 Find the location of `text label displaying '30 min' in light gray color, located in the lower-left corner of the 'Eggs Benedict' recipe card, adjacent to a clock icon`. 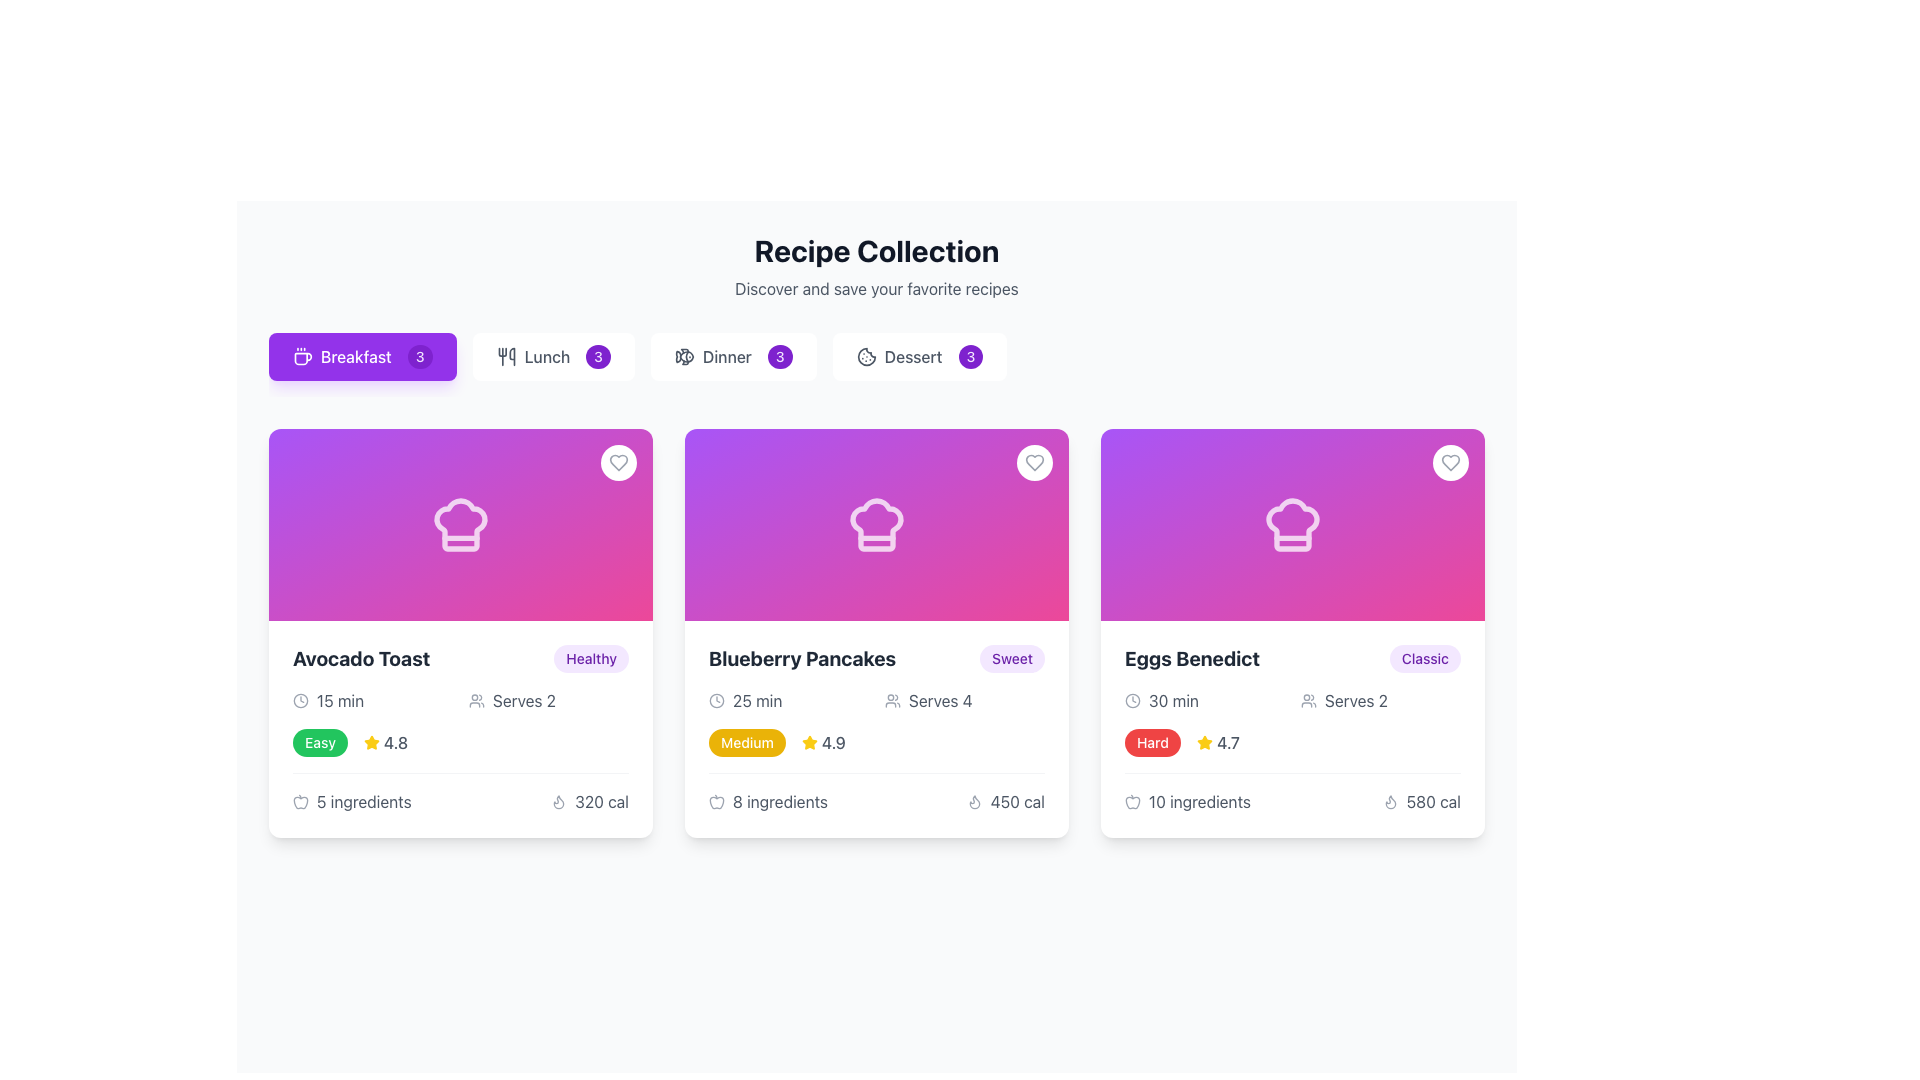

text label displaying '30 min' in light gray color, located in the lower-left corner of the 'Eggs Benedict' recipe card, adjacent to a clock icon is located at coordinates (1173, 700).